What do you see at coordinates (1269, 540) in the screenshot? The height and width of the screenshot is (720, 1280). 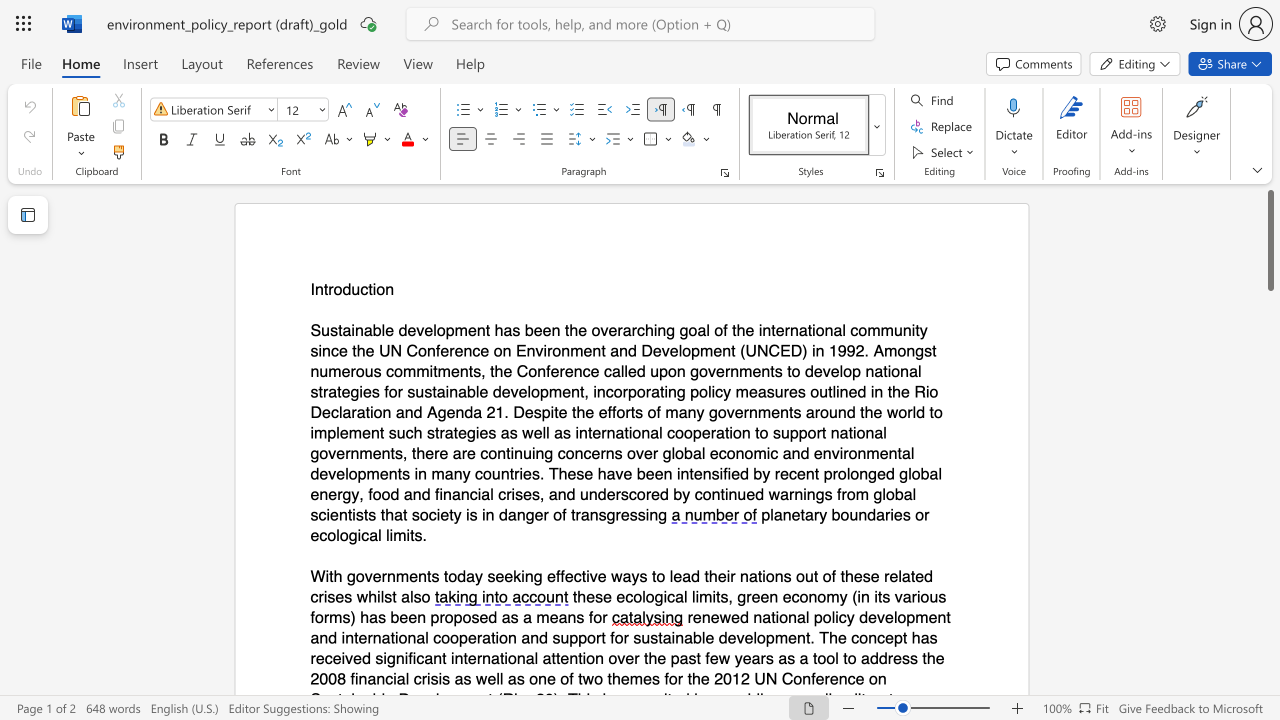 I see `the scrollbar to move the content lower` at bounding box center [1269, 540].